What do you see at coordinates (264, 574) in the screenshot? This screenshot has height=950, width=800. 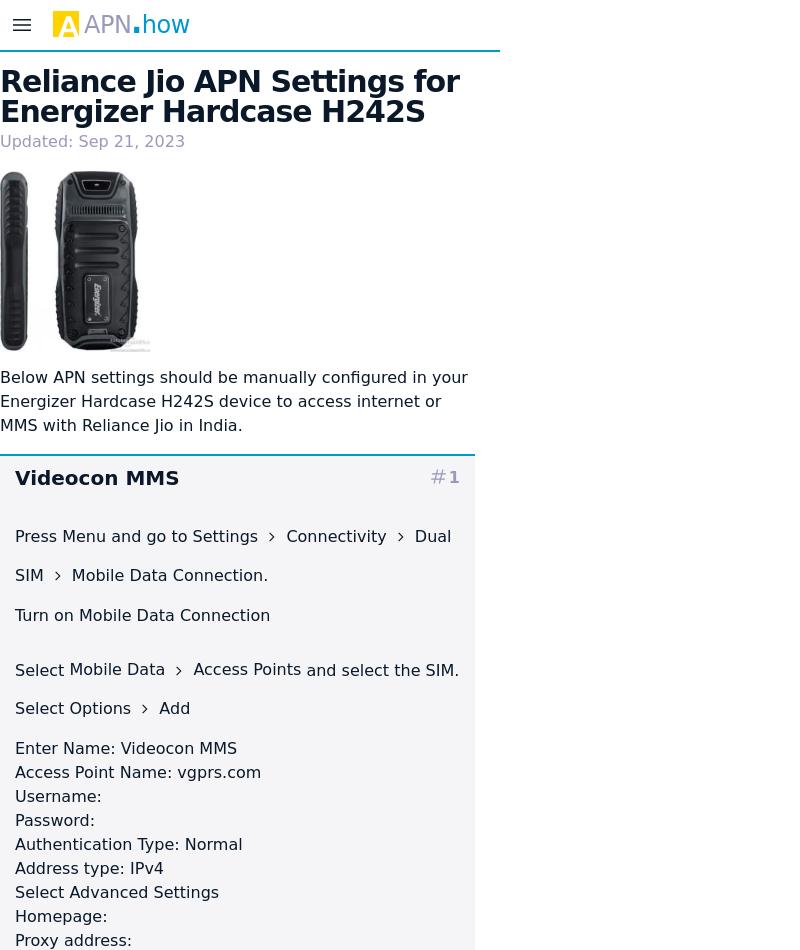 I see `'.'` at bounding box center [264, 574].